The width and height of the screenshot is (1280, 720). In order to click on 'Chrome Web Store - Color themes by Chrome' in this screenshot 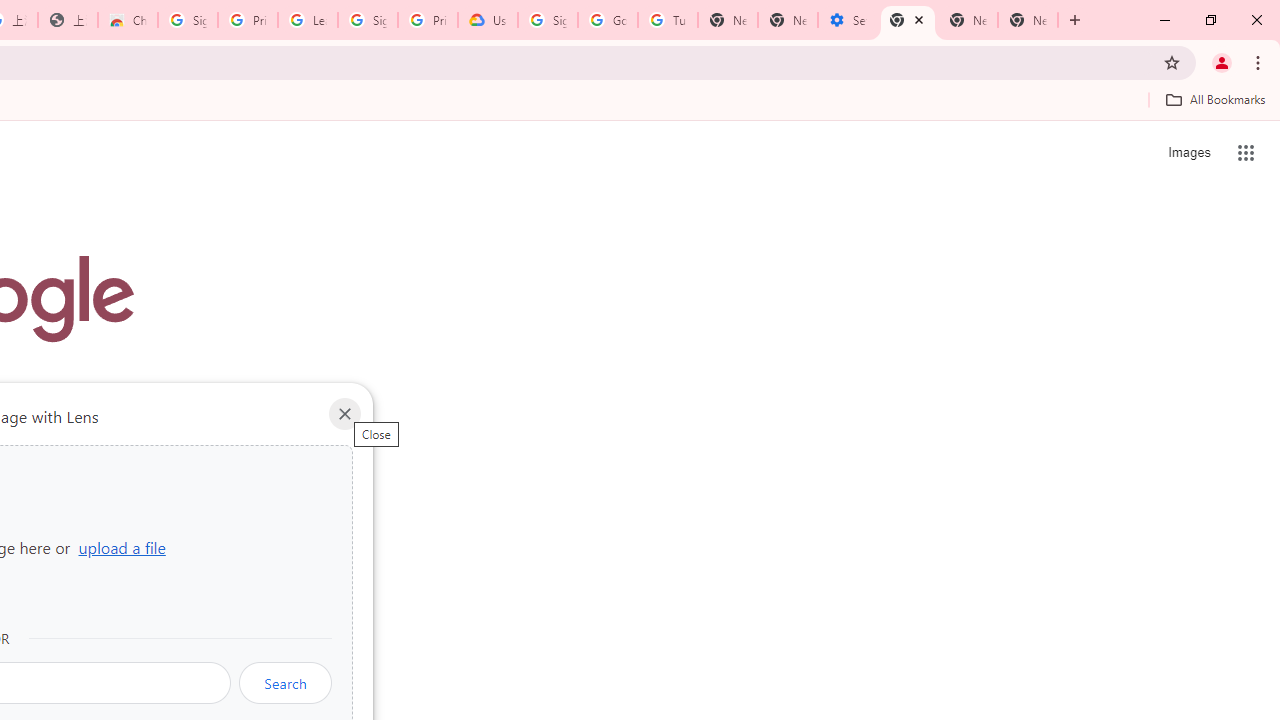, I will do `click(127, 20)`.